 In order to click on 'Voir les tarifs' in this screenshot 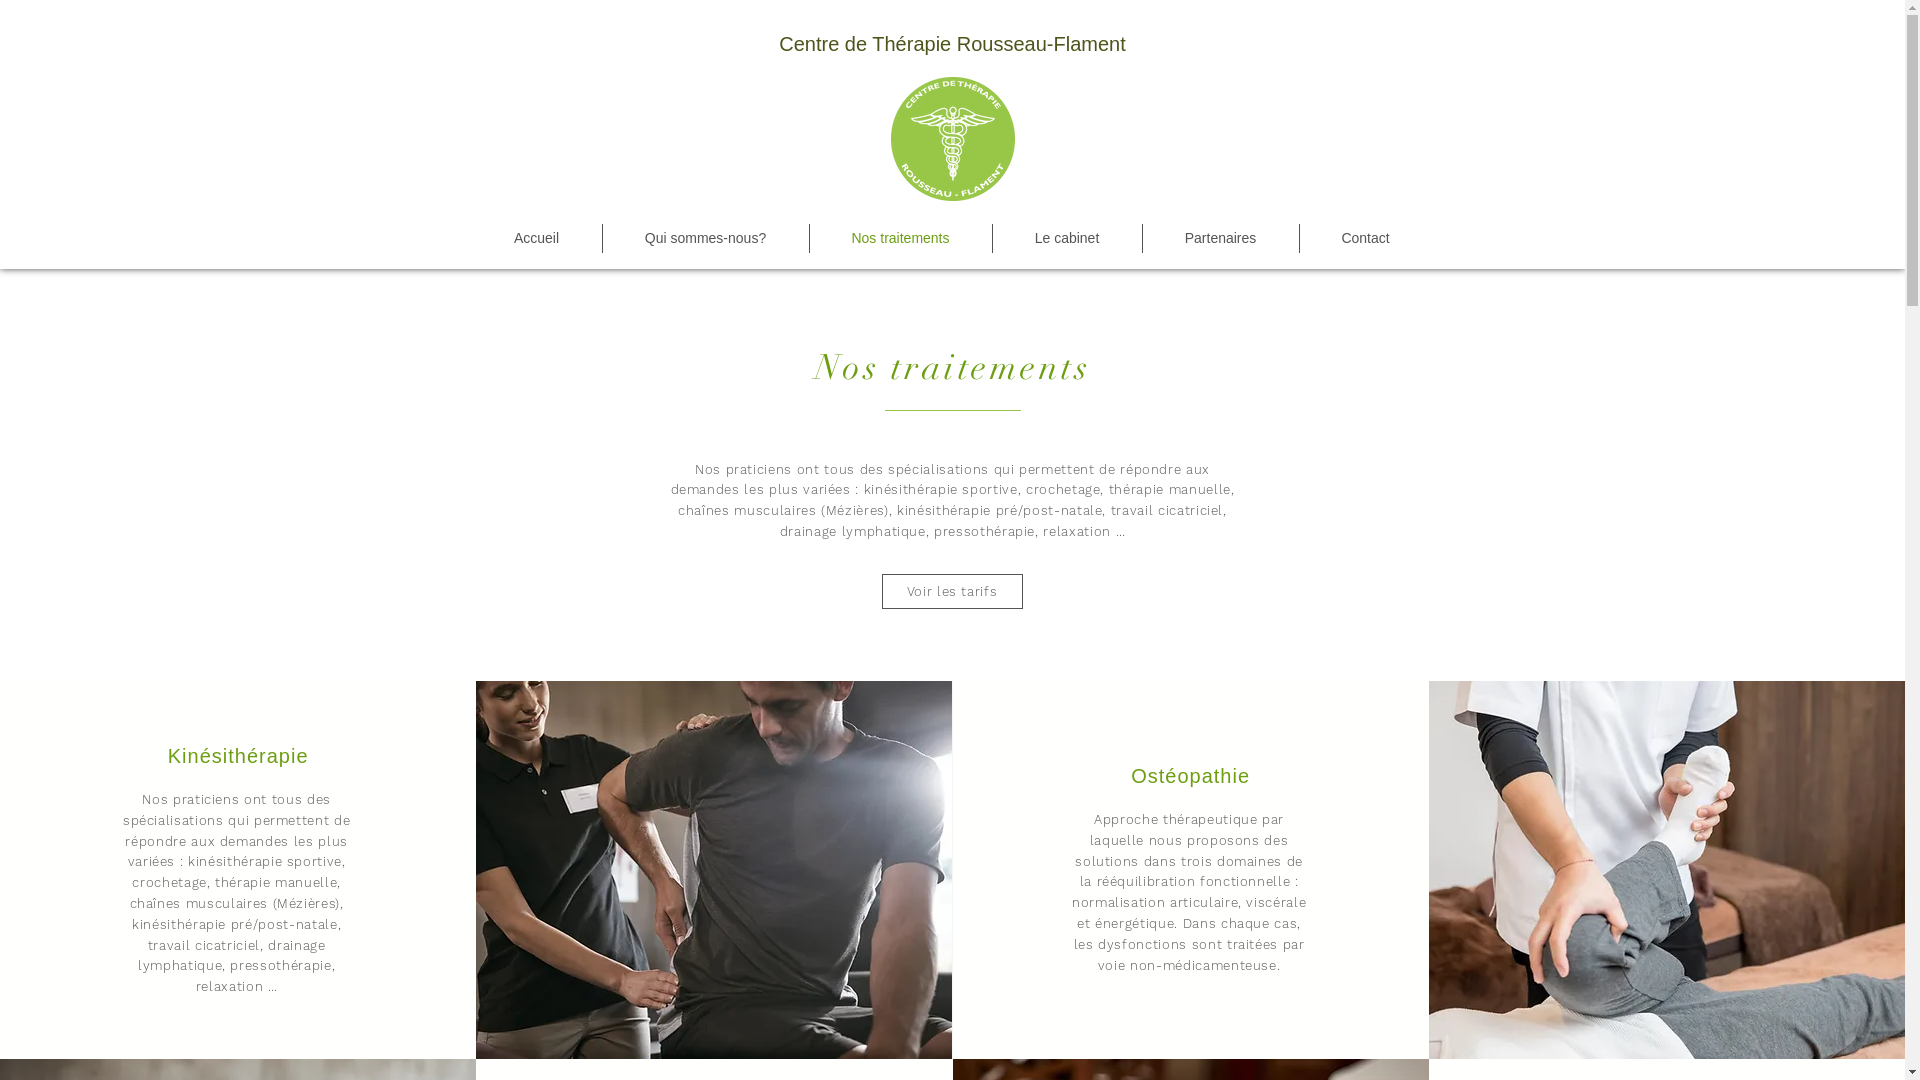, I will do `click(951, 590)`.